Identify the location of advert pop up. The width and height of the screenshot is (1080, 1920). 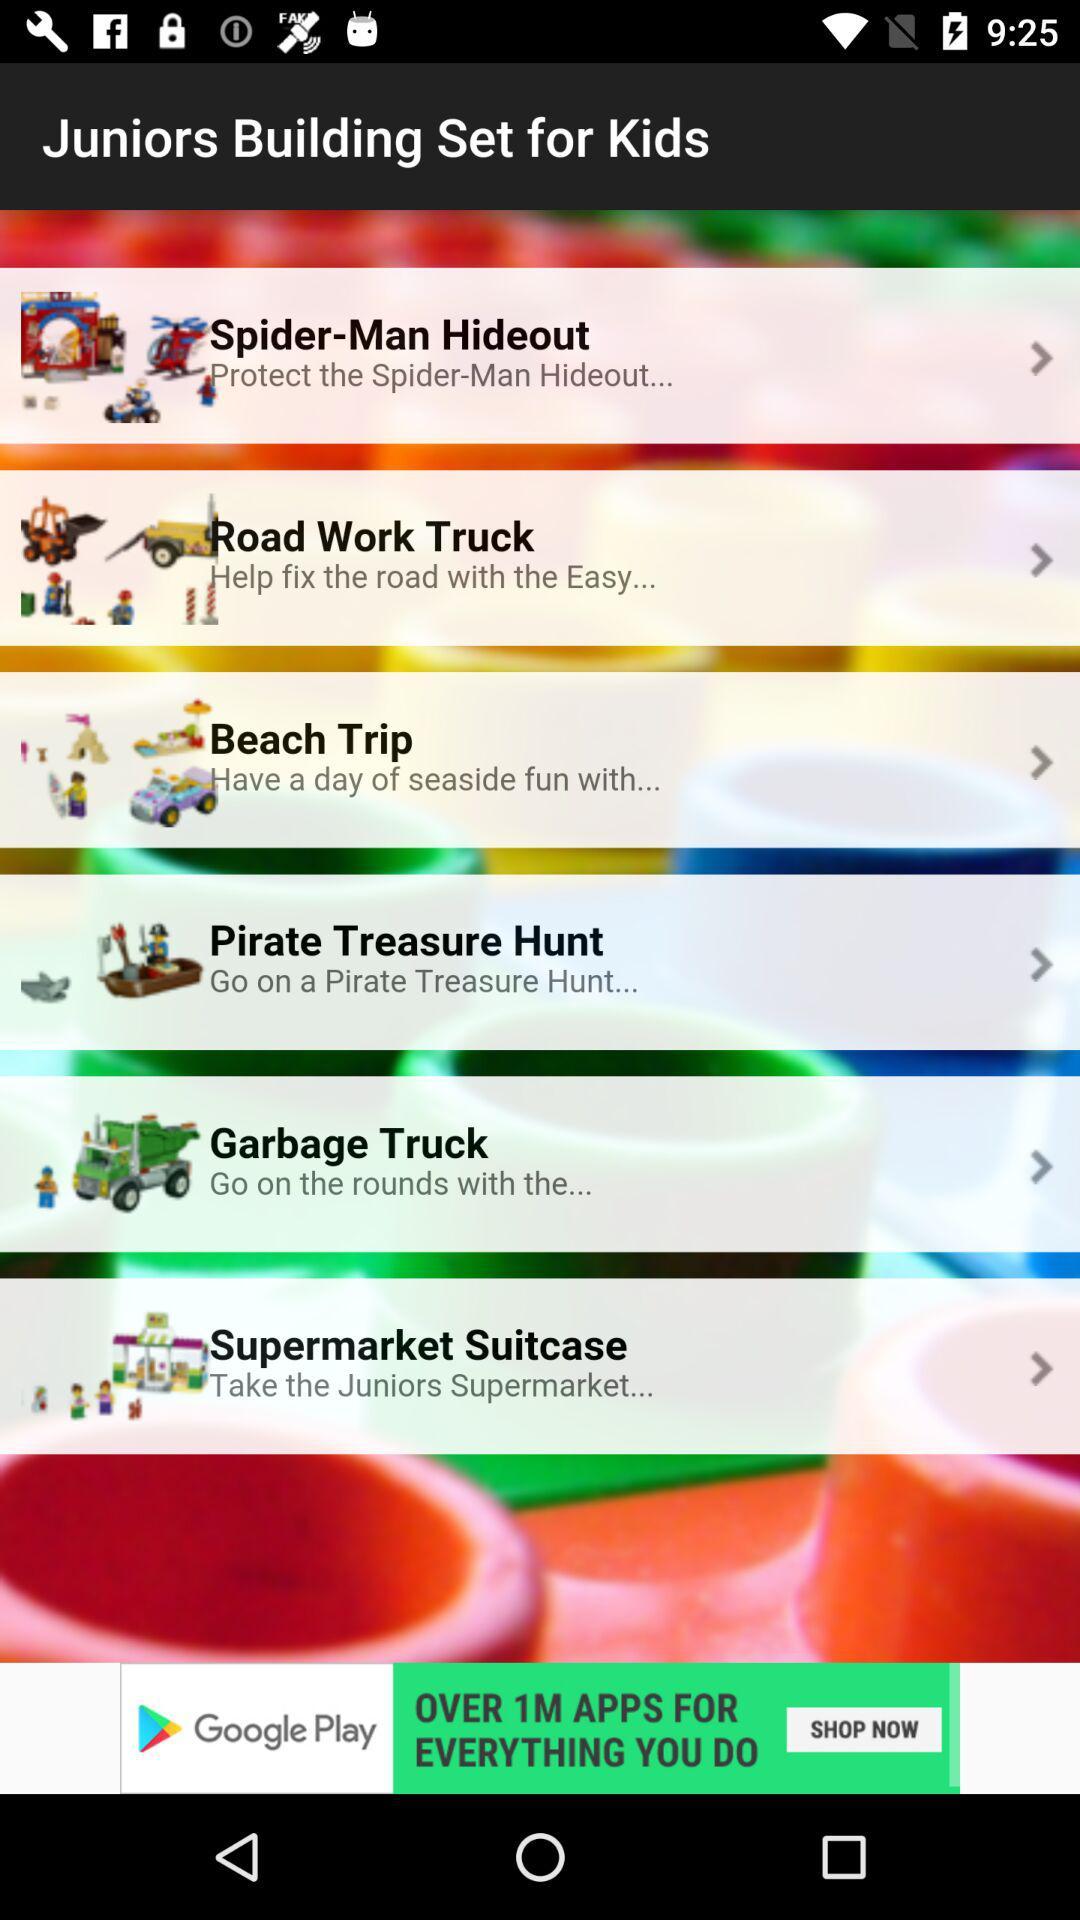
(540, 1727).